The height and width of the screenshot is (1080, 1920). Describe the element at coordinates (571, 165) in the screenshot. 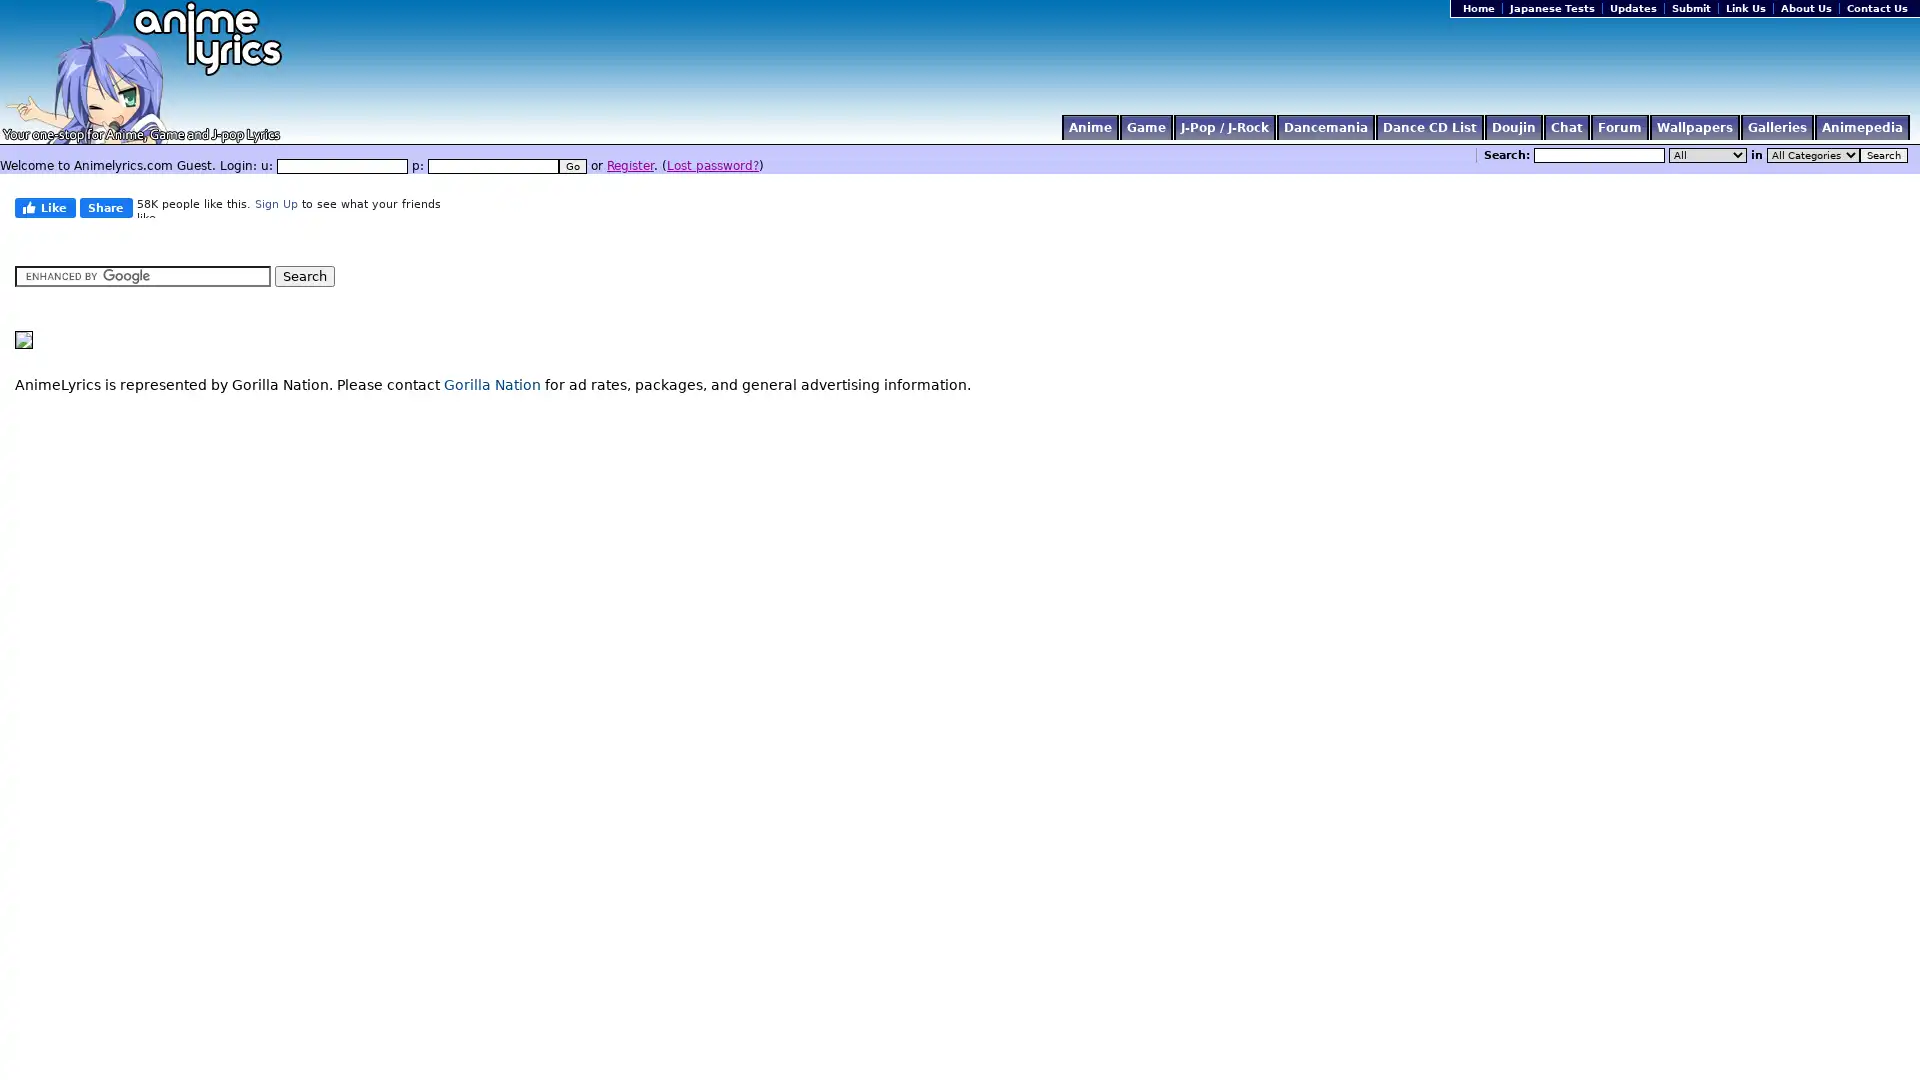

I see `Go` at that location.